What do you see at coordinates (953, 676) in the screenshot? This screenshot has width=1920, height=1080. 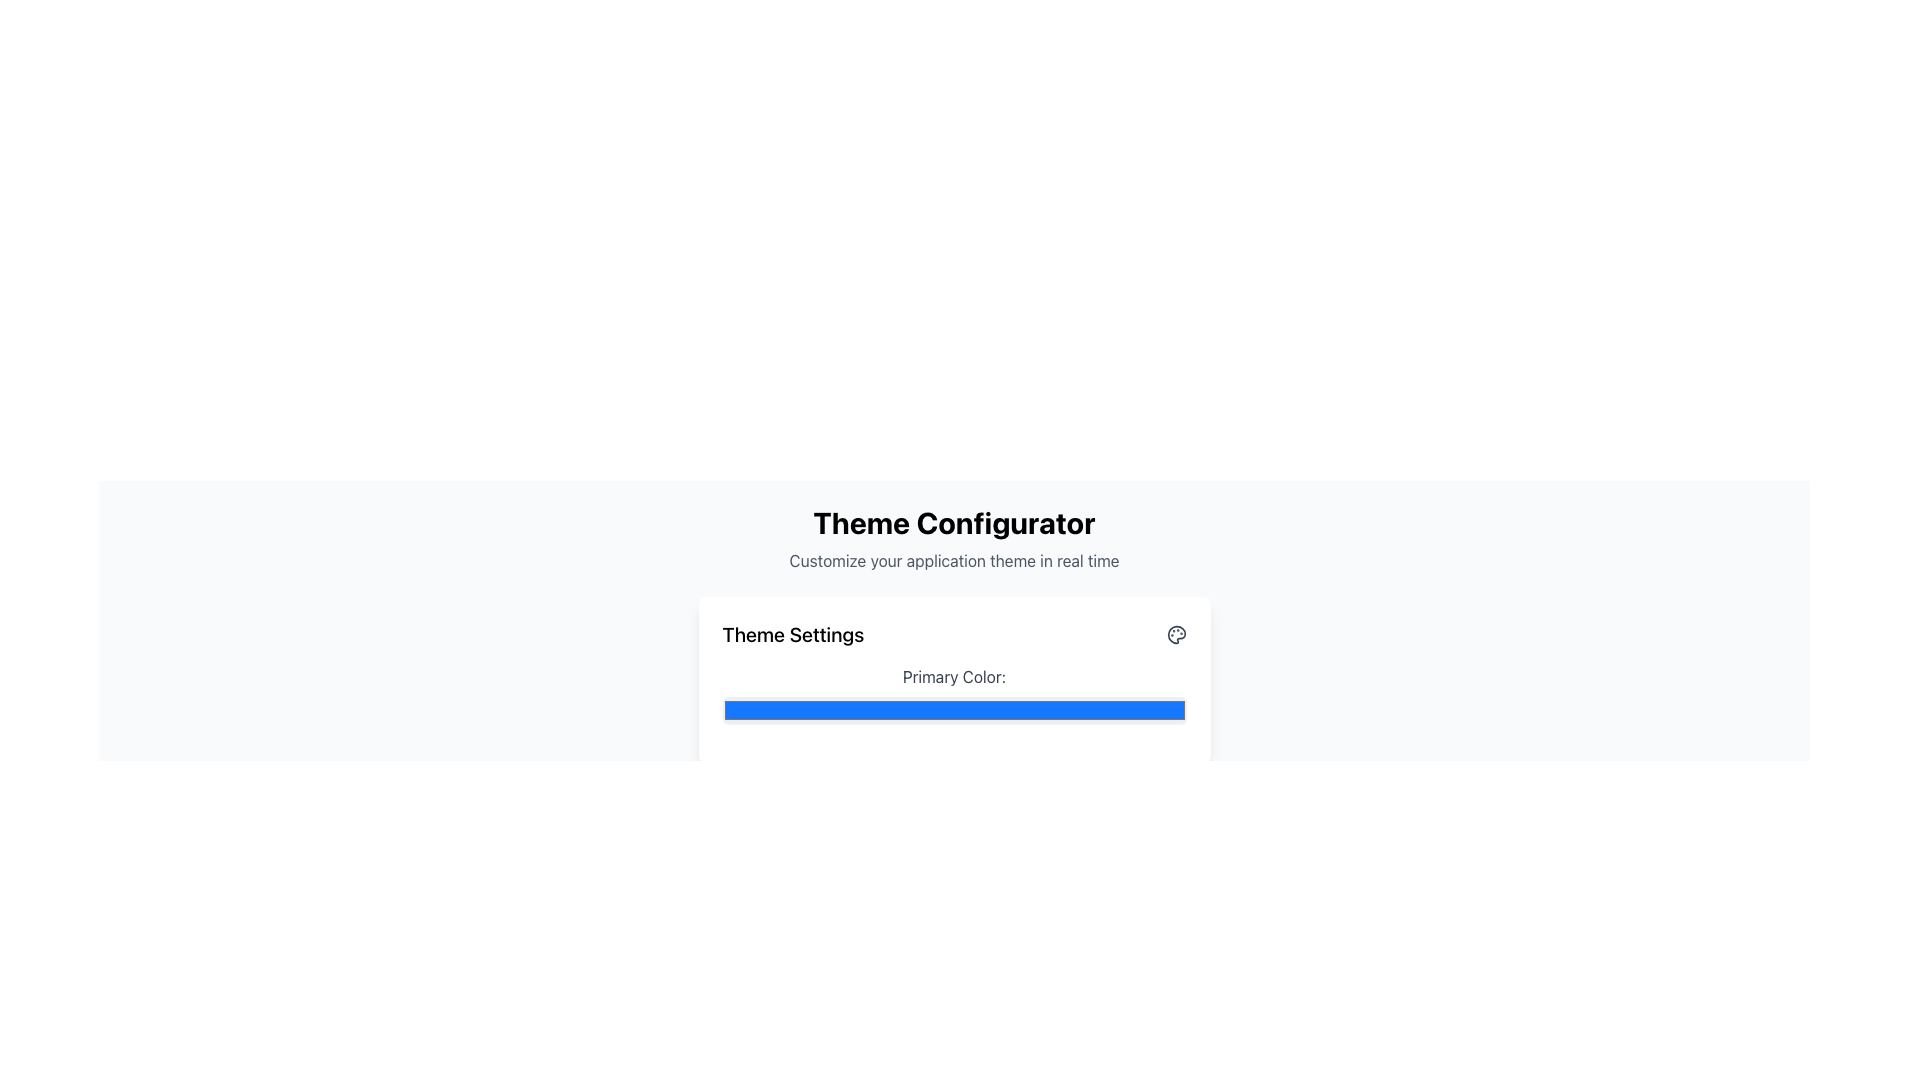 I see `the text label 'Primary Color:' which is positioned above the color selection input field` at bounding box center [953, 676].